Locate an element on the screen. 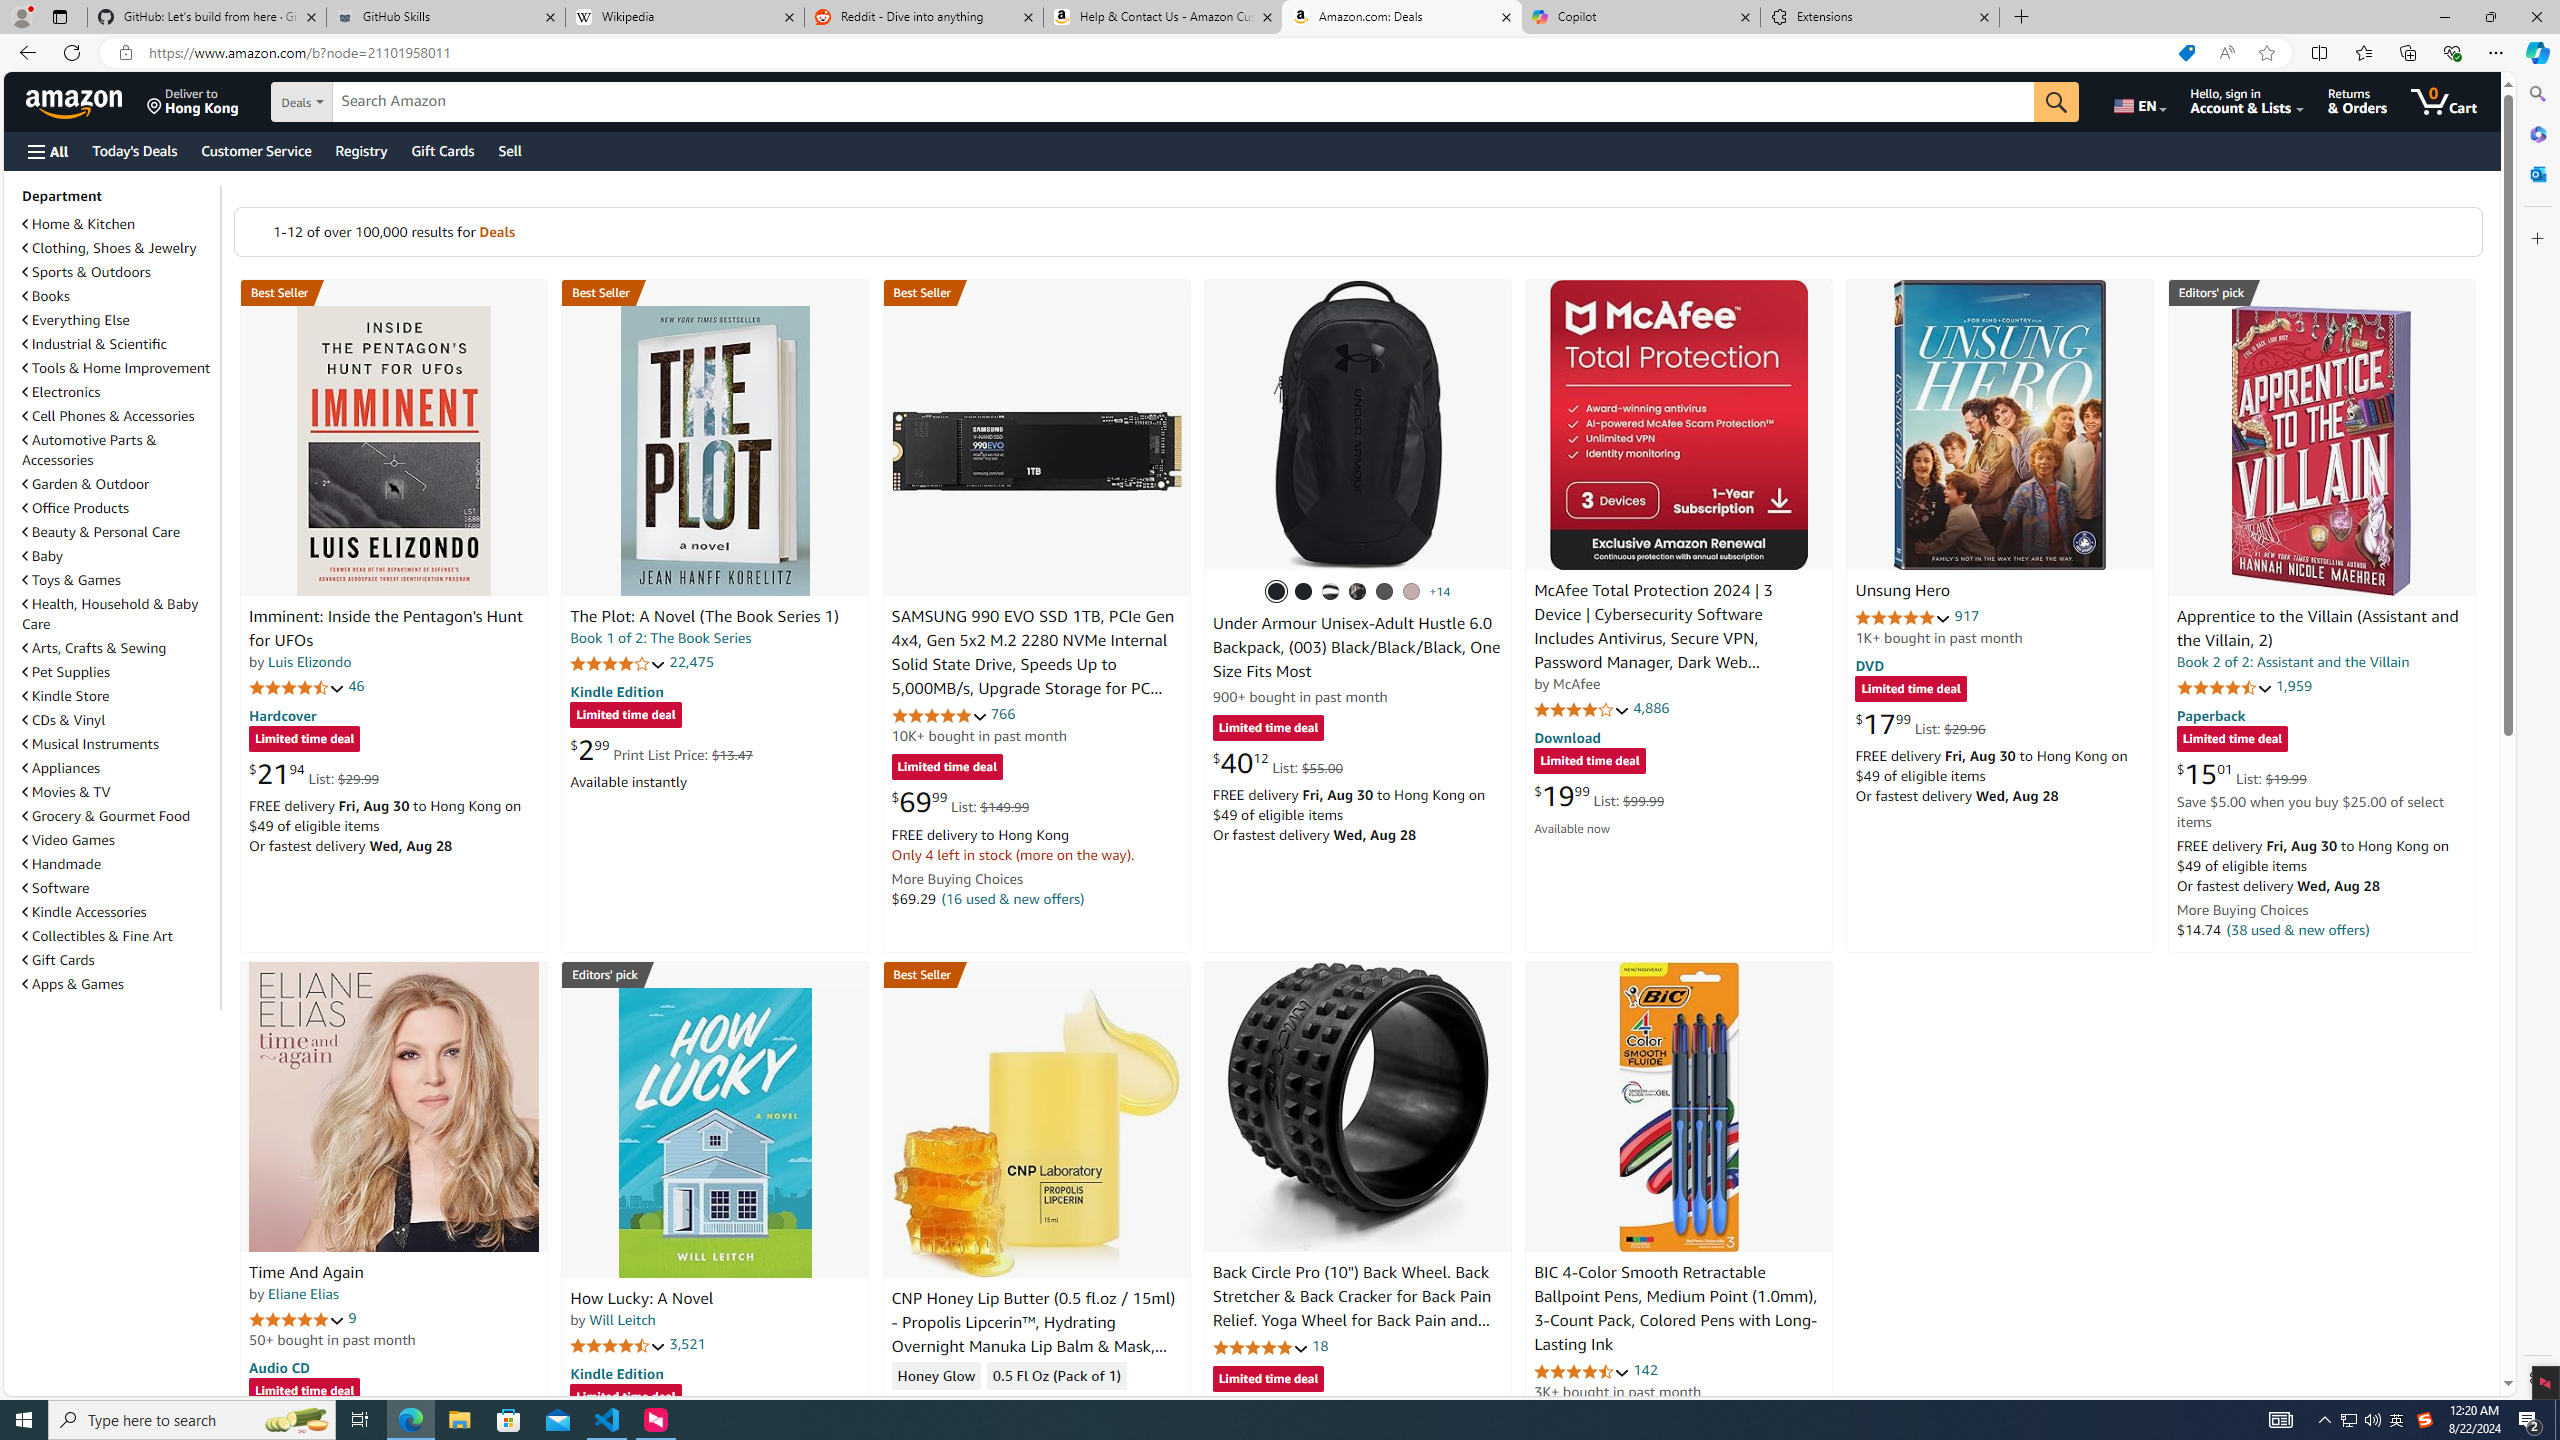  'Book 2 of 2: Assistant and the Villain' is located at coordinates (2291, 660).